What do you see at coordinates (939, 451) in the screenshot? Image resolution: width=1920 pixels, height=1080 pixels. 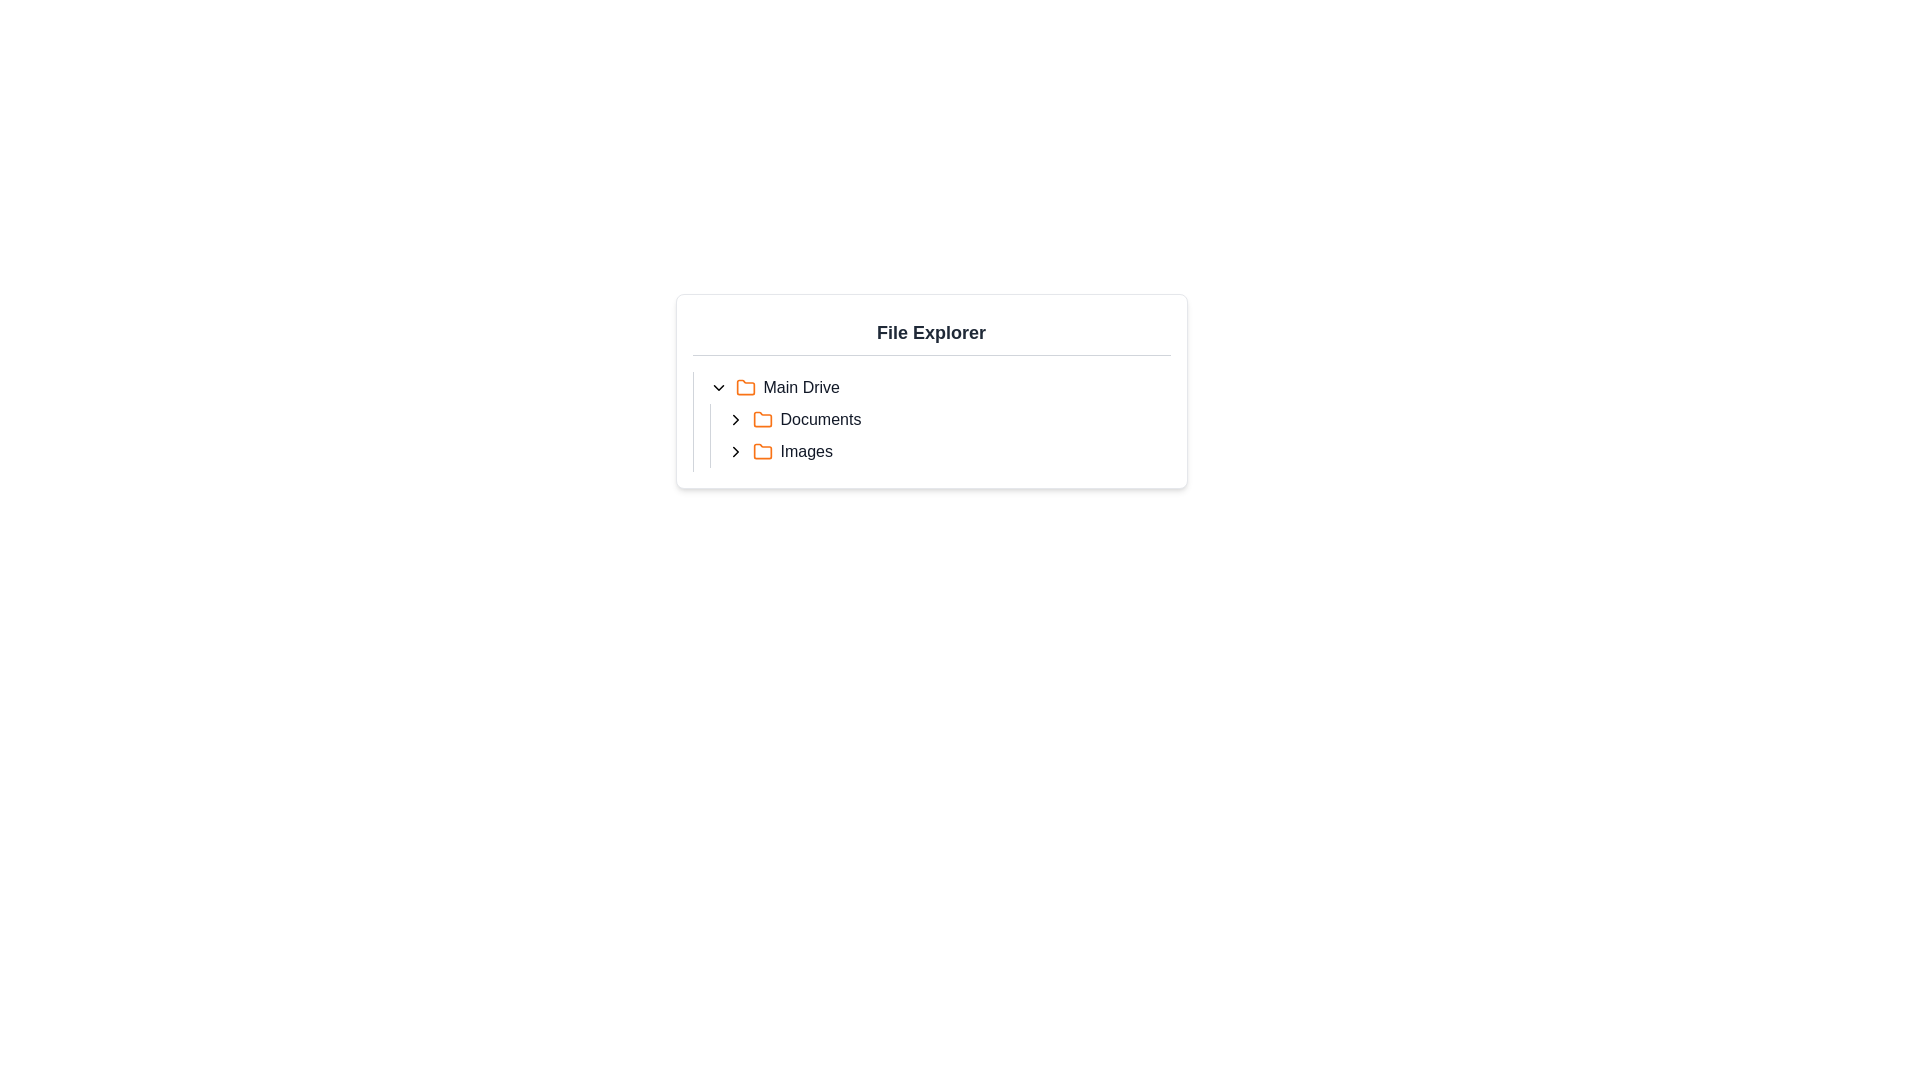 I see `the 'Images' navigation item located directly below the 'Documents' entry` at bounding box center [939, 451].